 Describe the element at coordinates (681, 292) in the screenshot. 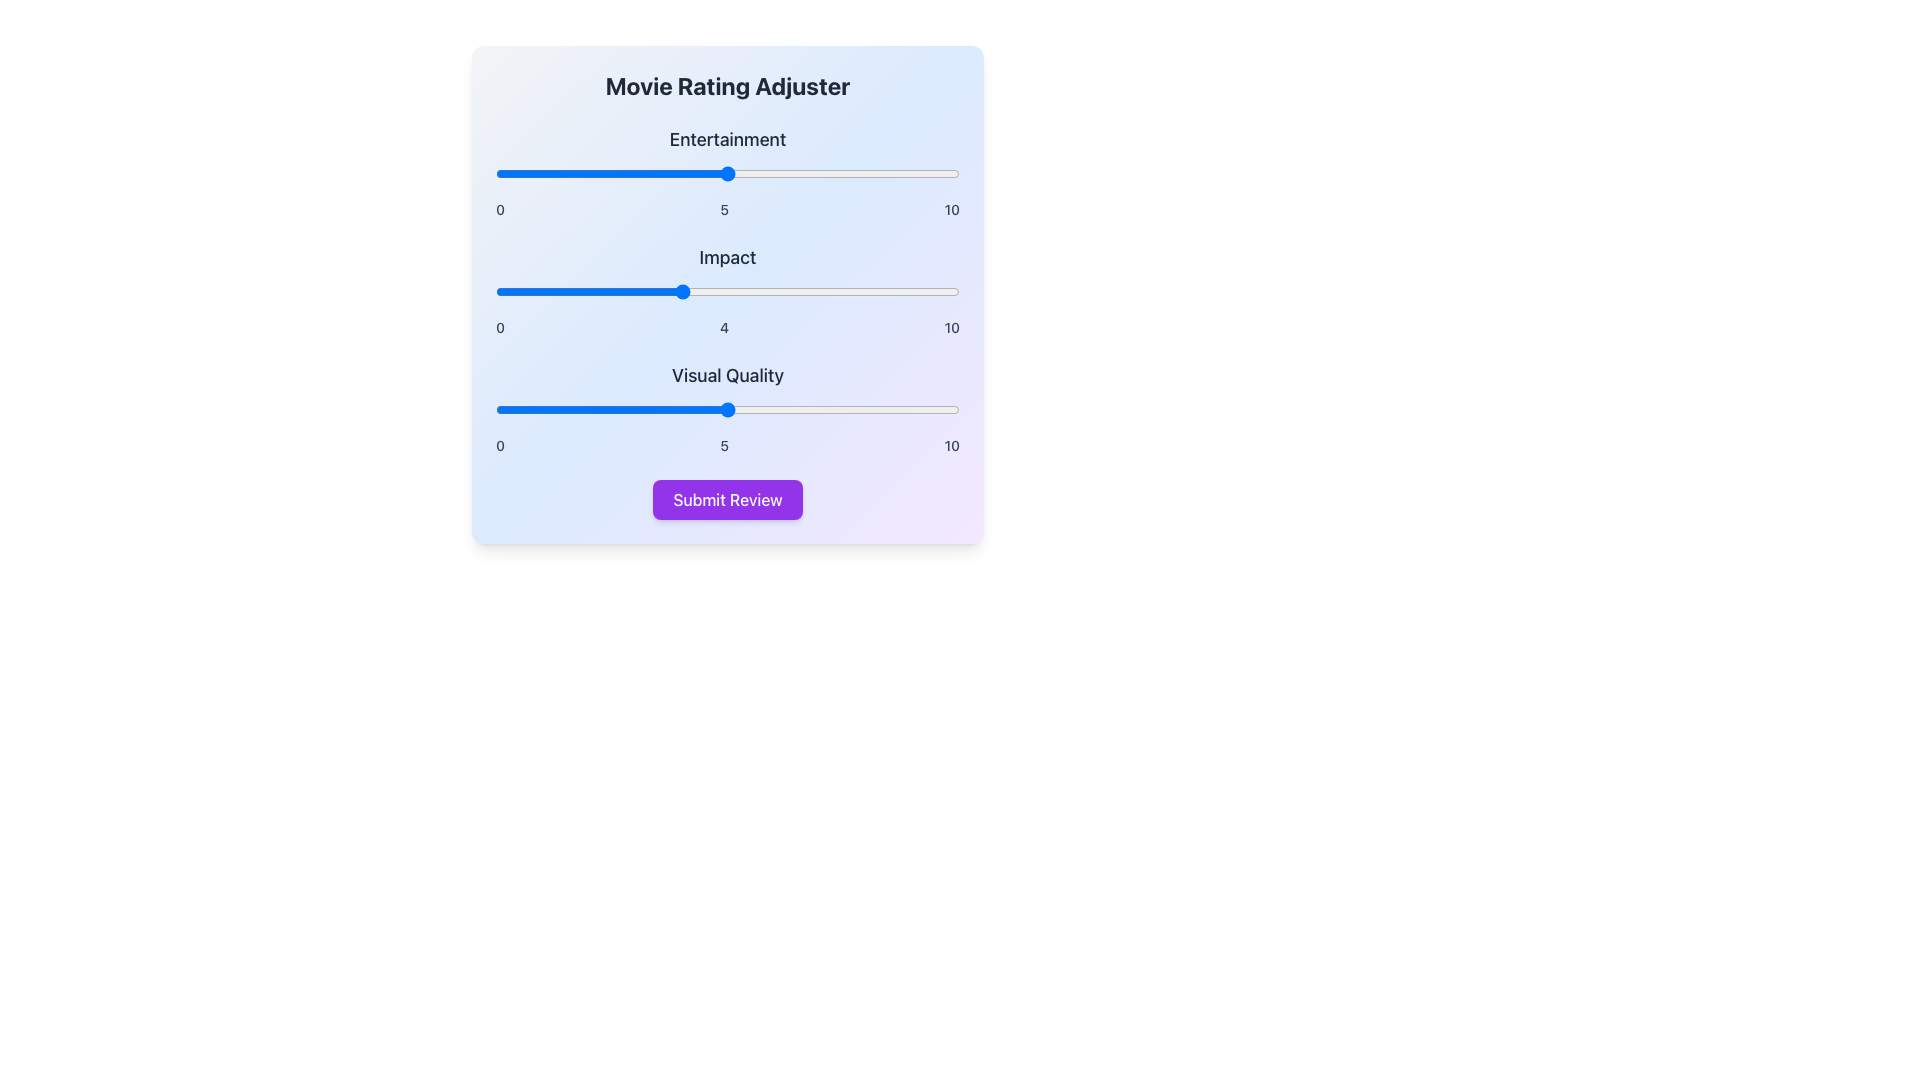

I see `the Impact slider value` at that location.